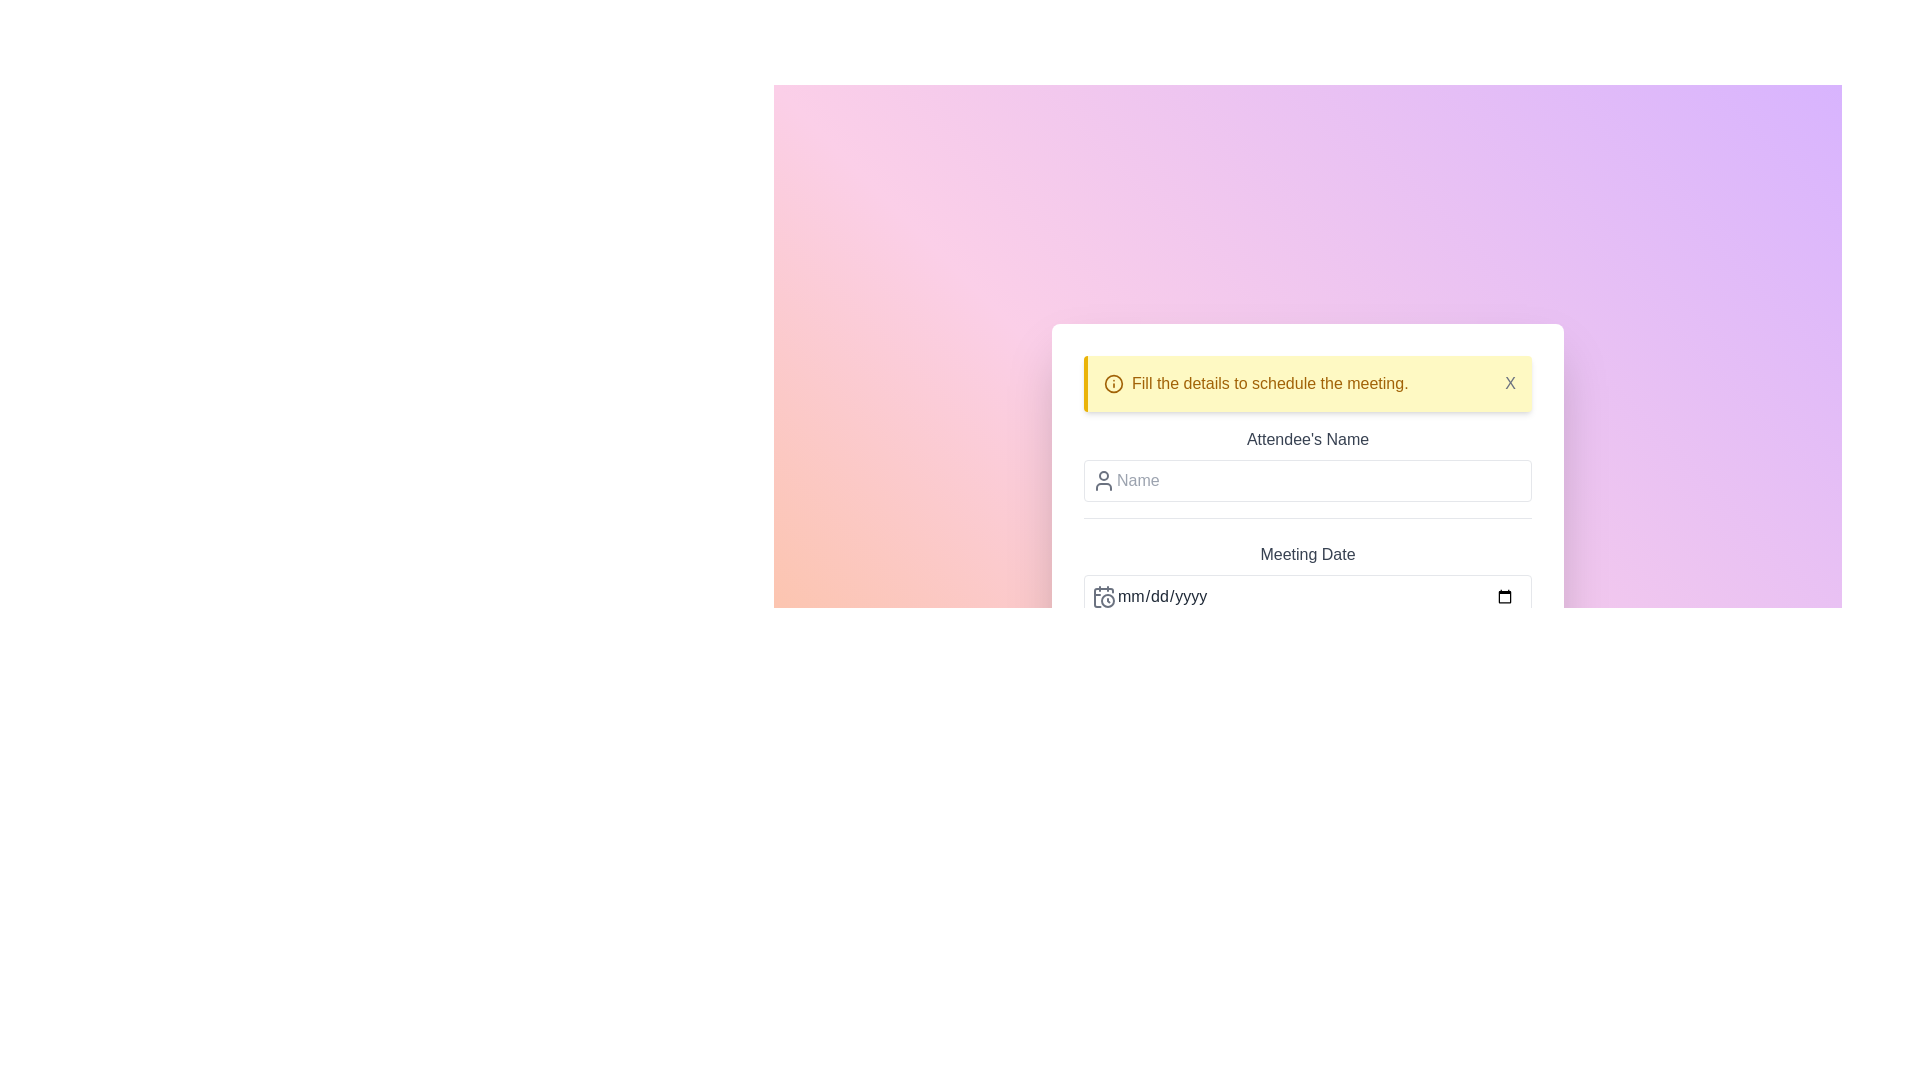 Image resolution: width=1920 pixels, height=1080 pixels. I want to click on the circle shape graphical component that serves as an information icon in the top-left corner of the yellow notification banner, so click(1112, 384).